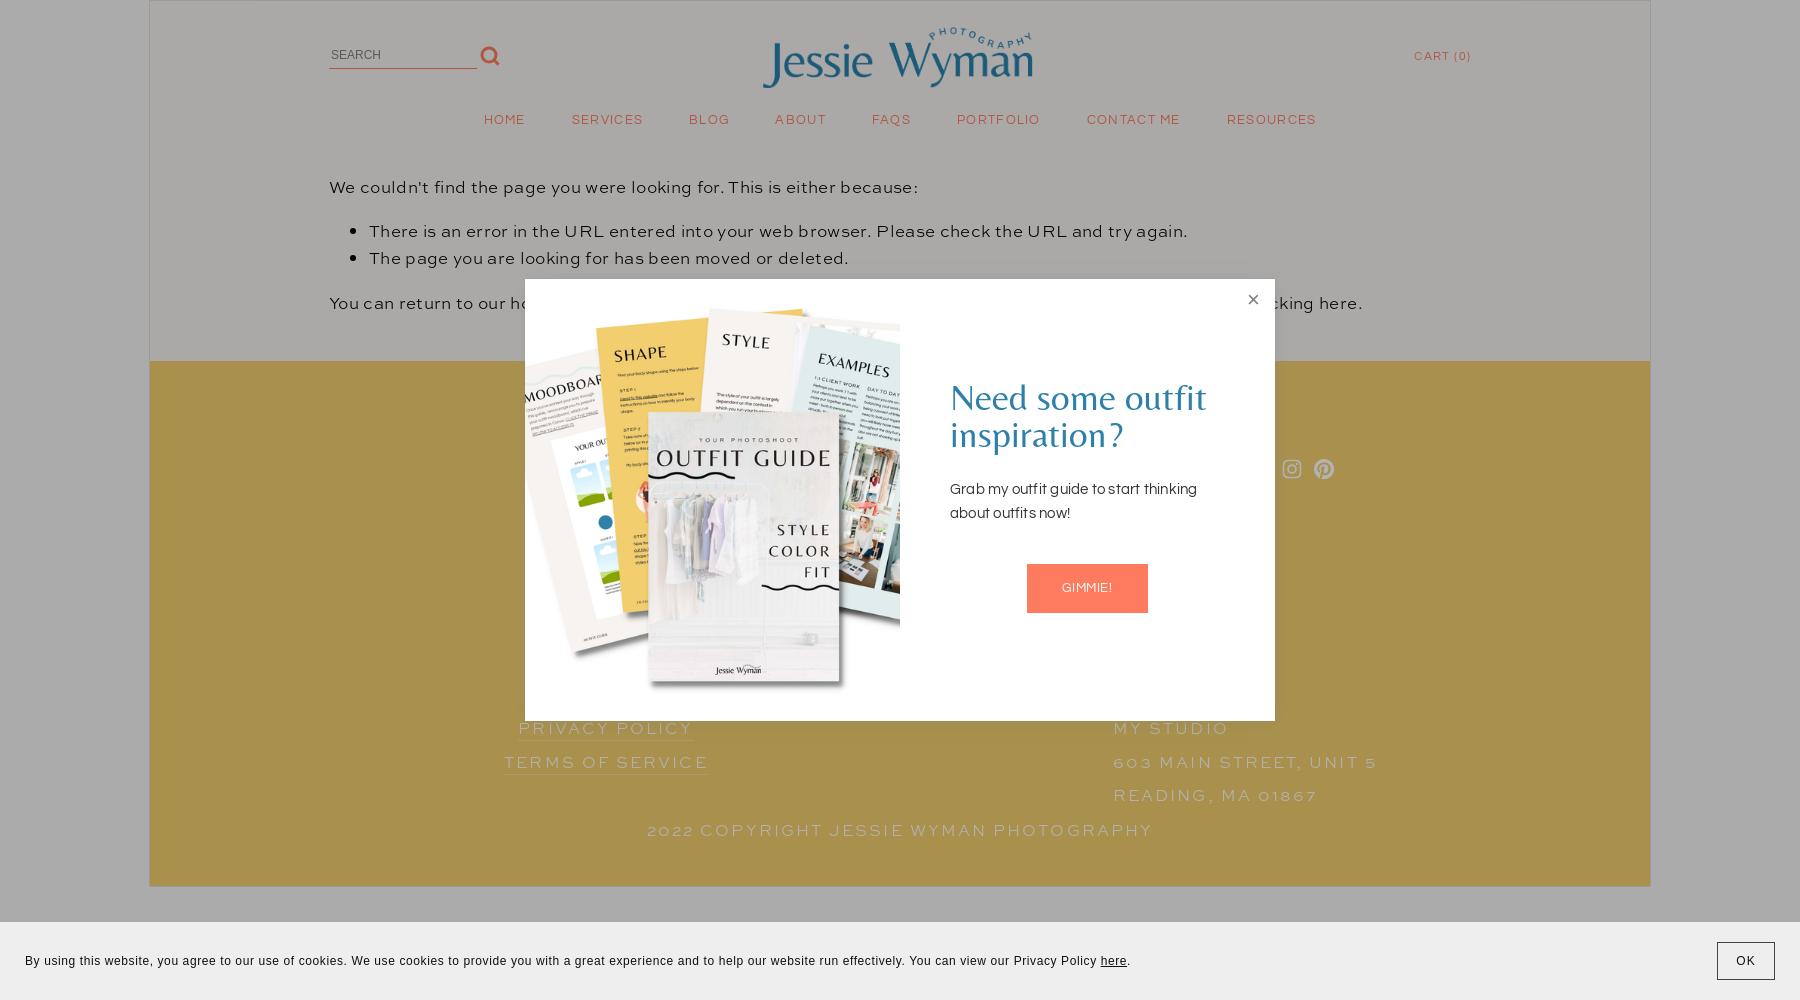 The image size is (1800, 1000). I want to click on 'Blog', so click(688, 119).